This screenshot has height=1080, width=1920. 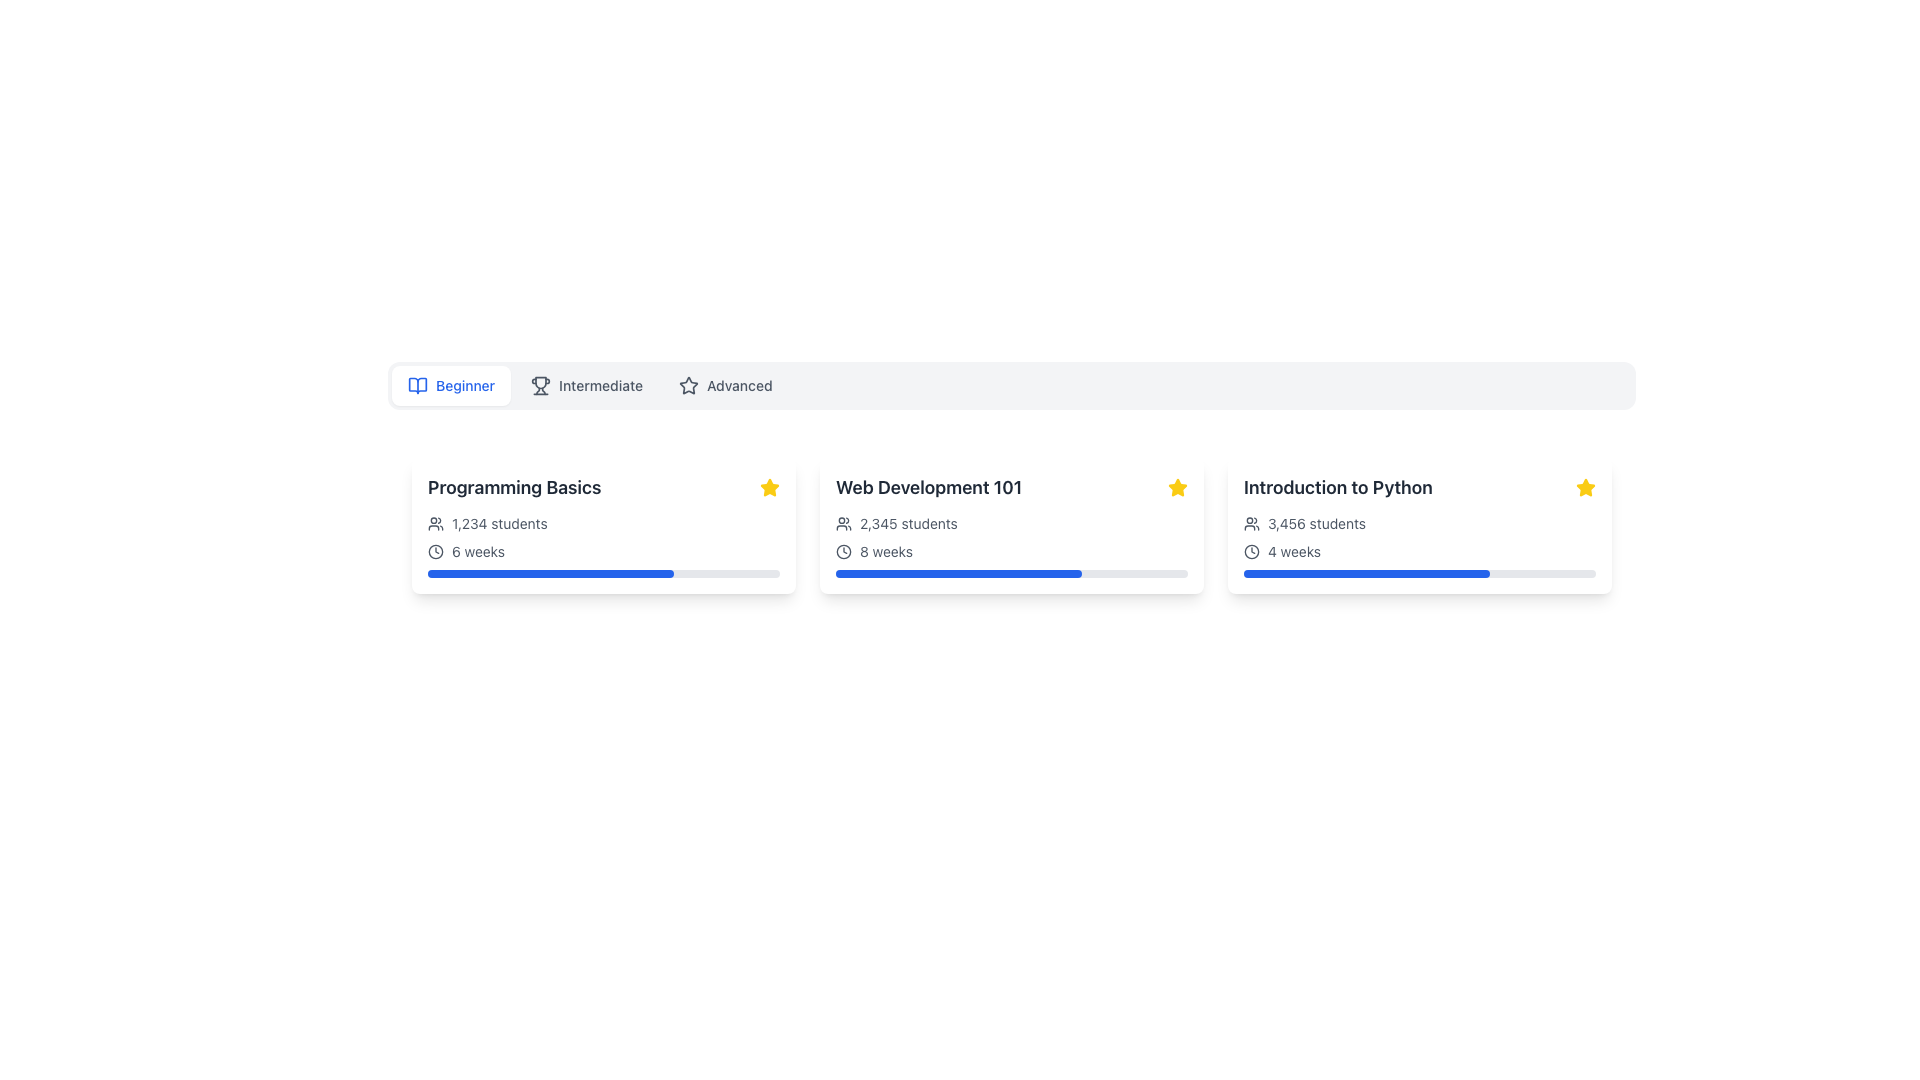 What do you see at coordinates (689, 385) in the screenshot?
I see `the star icon located in the navigation bar adjacent to the 'Advanced' label, indicating its importance` at bounding box center [689, 385].